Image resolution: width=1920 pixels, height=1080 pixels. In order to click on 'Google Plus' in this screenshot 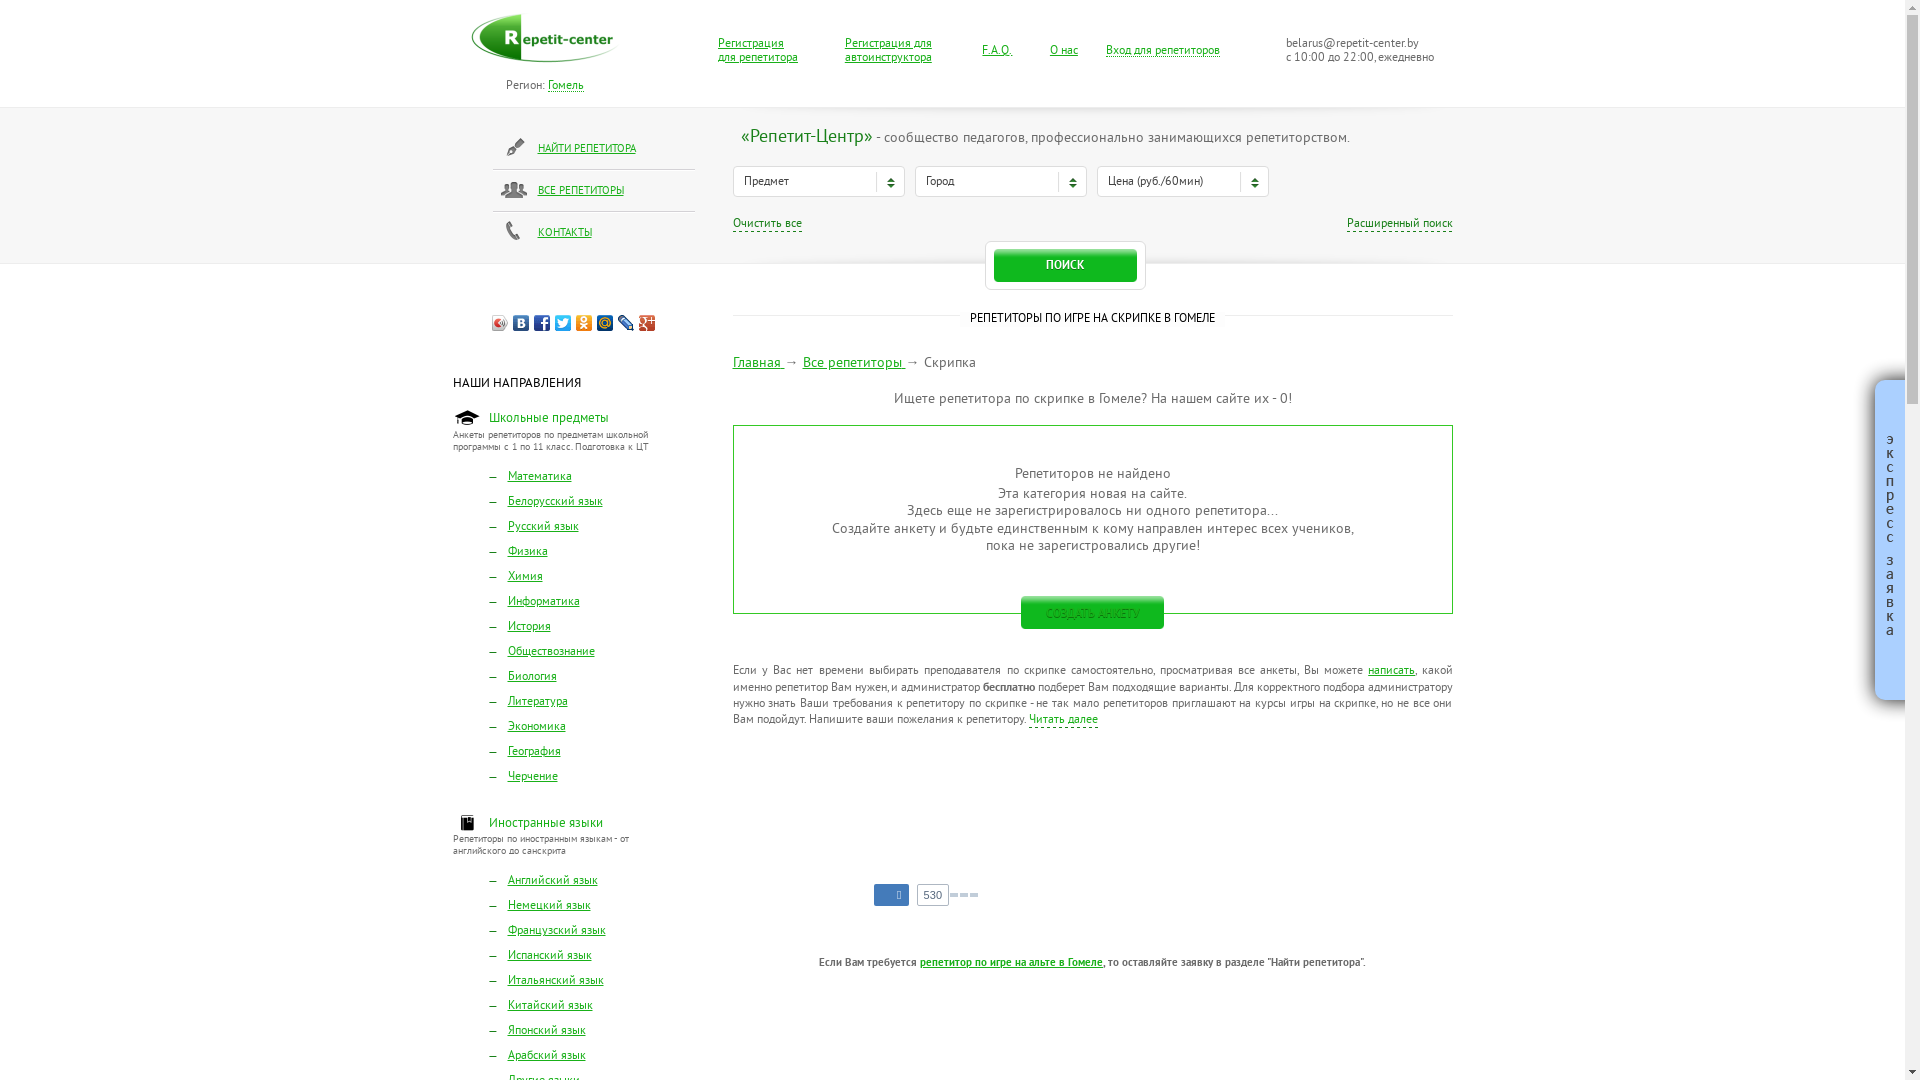, I will do `click(647, 322)`.